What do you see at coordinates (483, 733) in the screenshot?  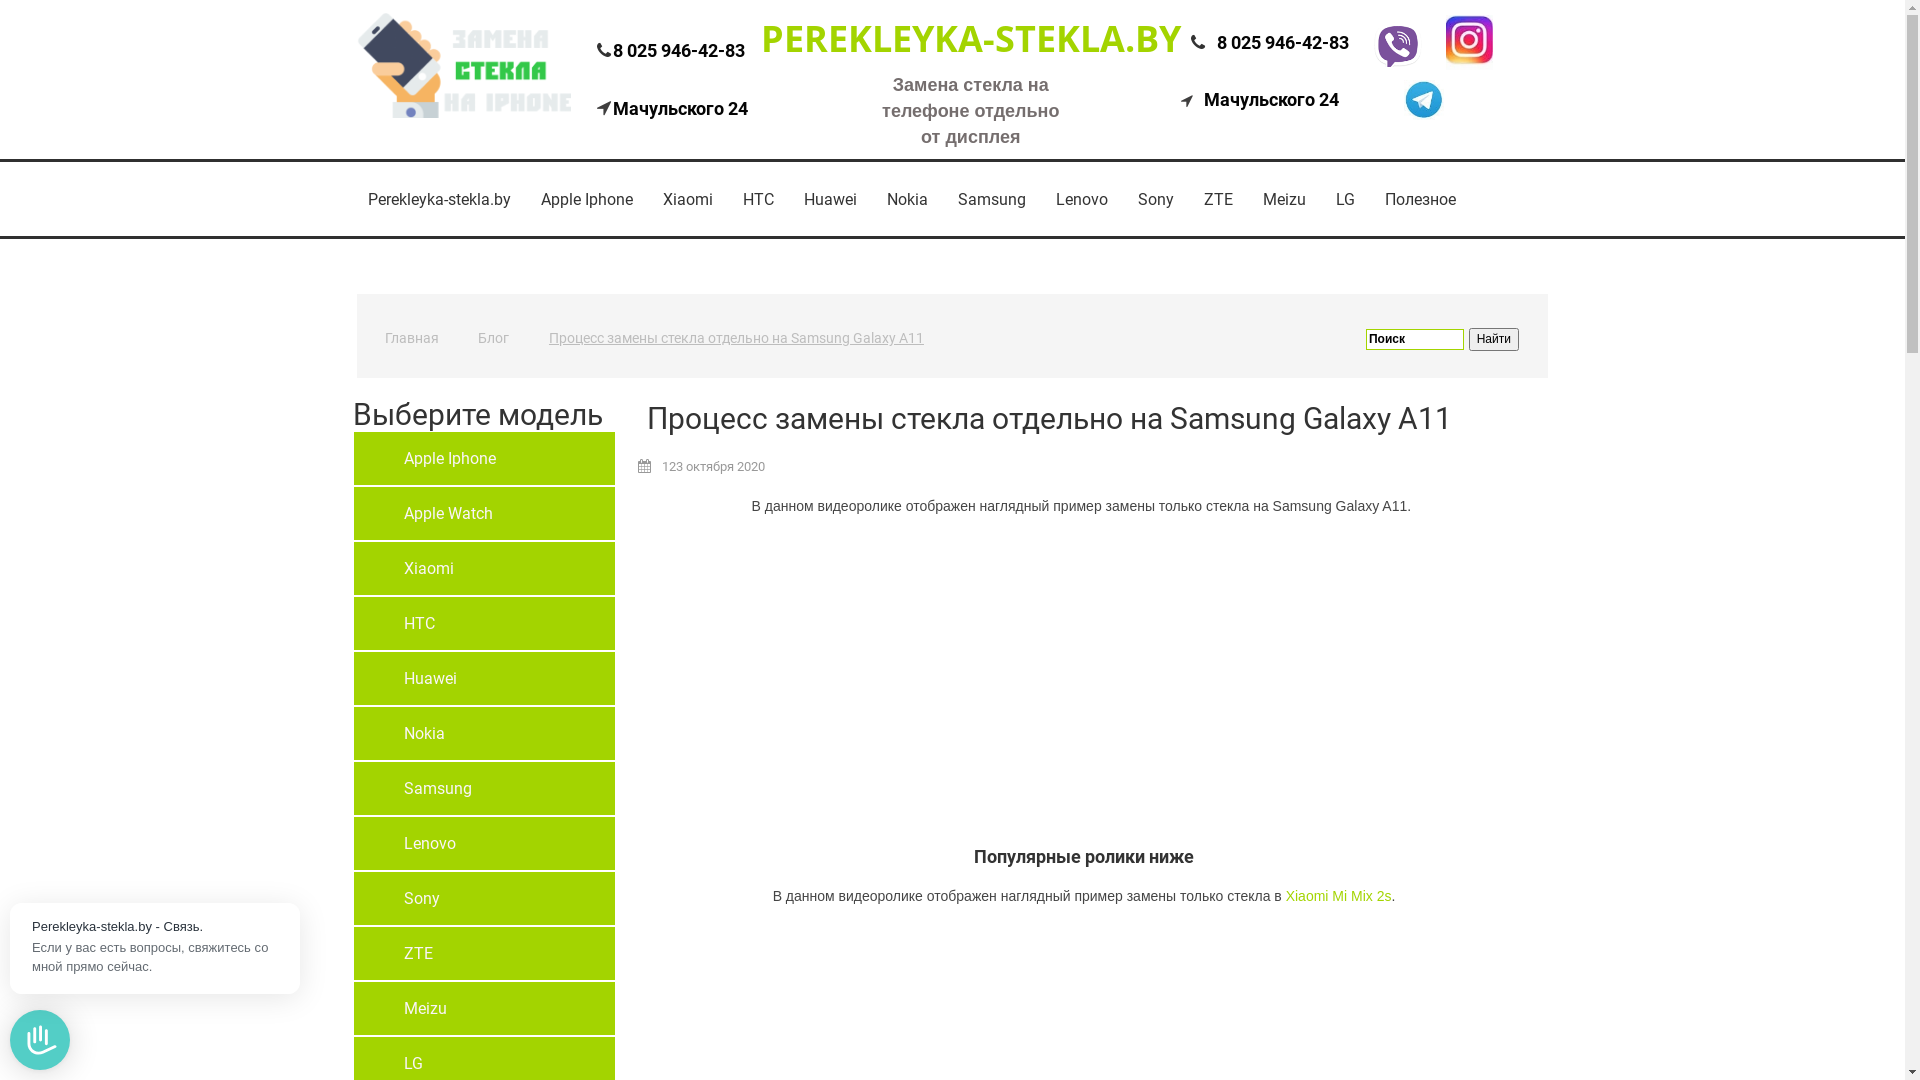 I see `'Nokia'` at bounding box center [483, 733].